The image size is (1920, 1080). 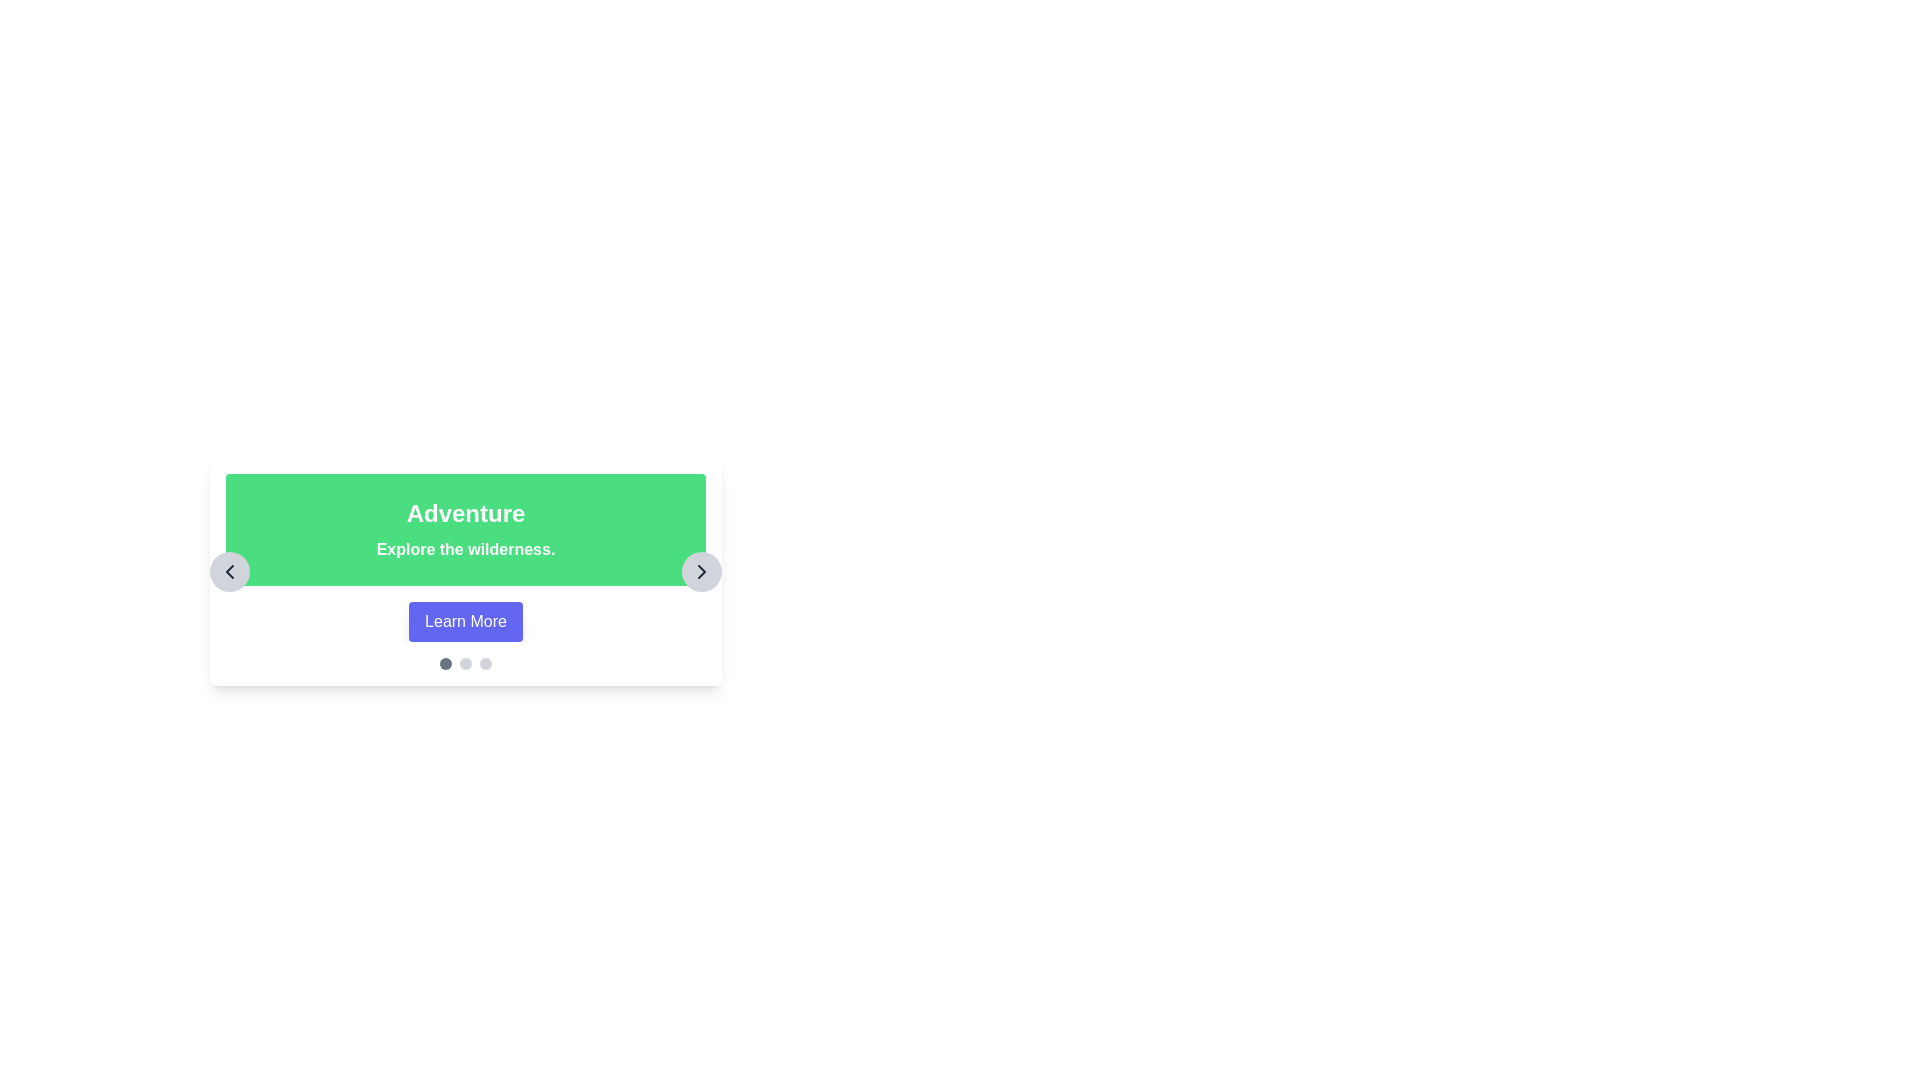 I want to click on the navigation button located in the center-left of the card titled 'Adventure', so click(x=230, y=571).